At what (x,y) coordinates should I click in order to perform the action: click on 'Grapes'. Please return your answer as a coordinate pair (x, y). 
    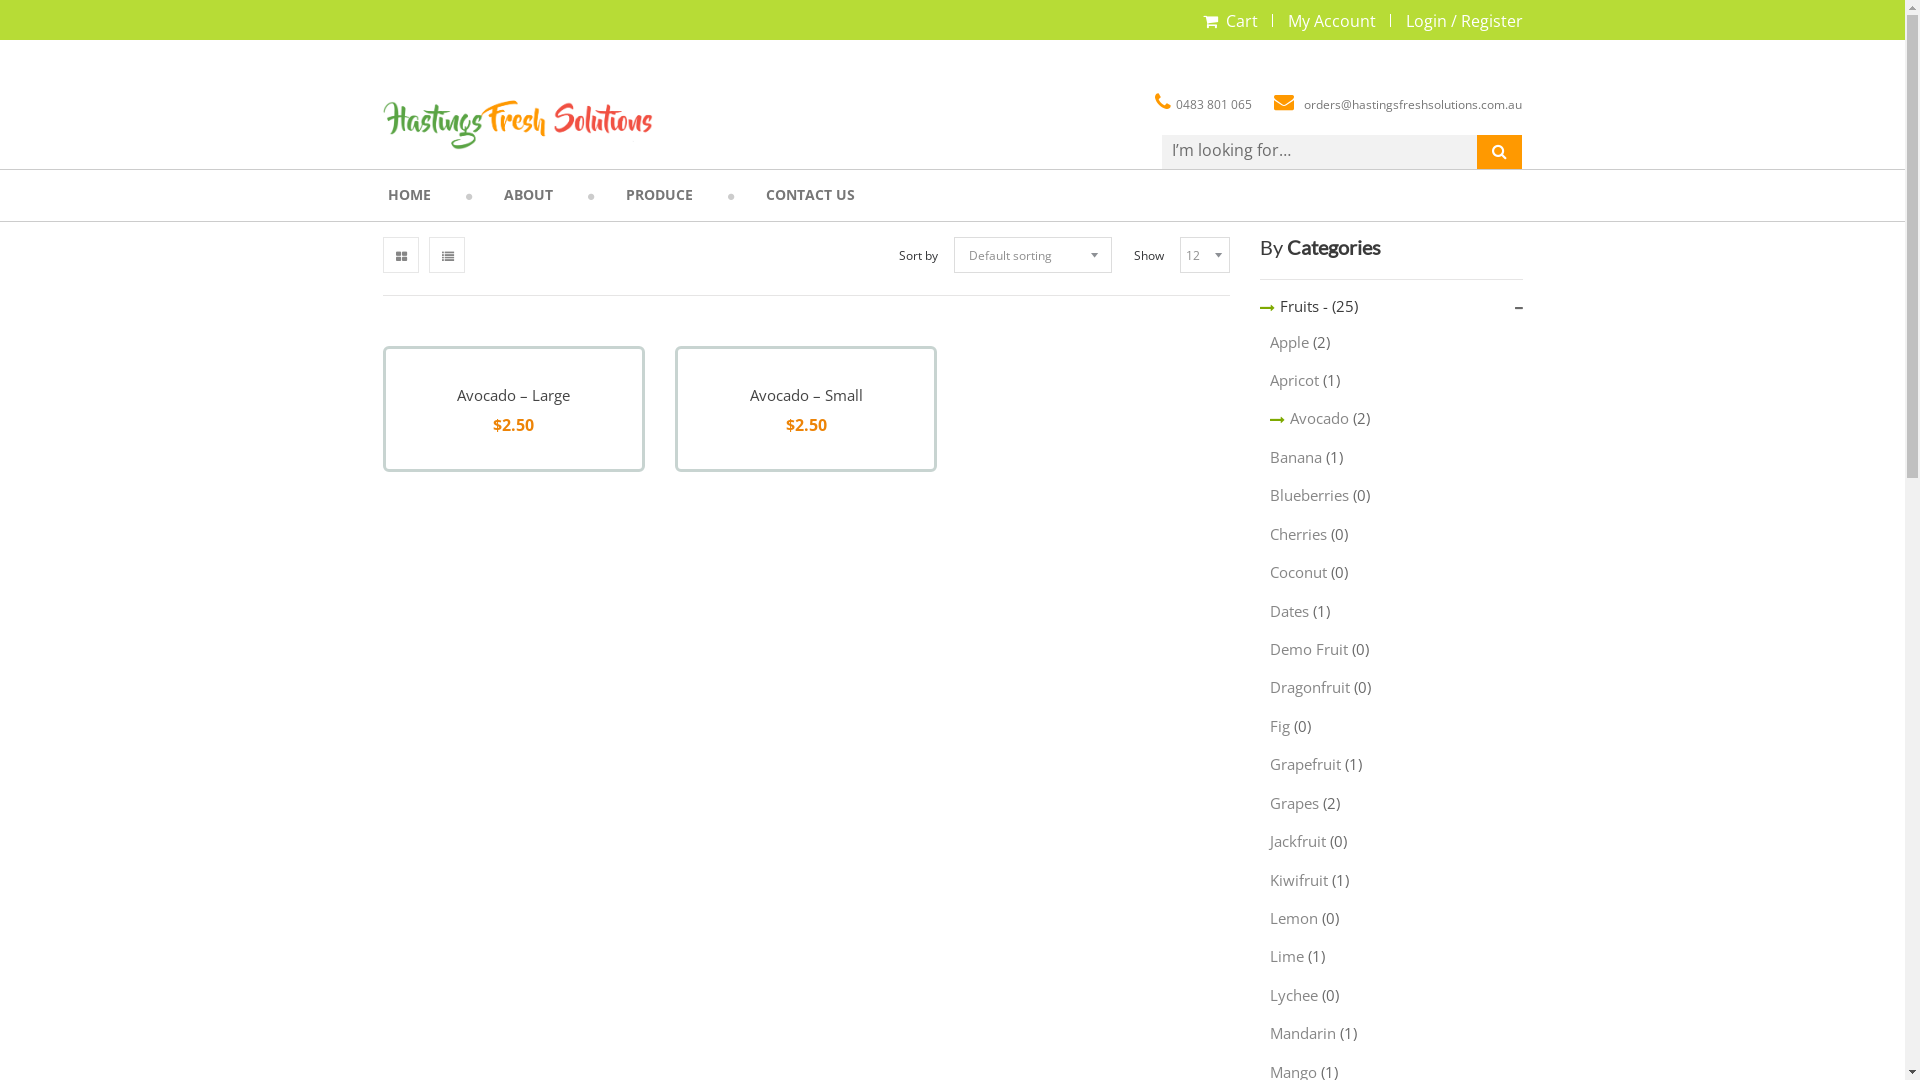
    Looking at the image, I should click on (1294, 801).